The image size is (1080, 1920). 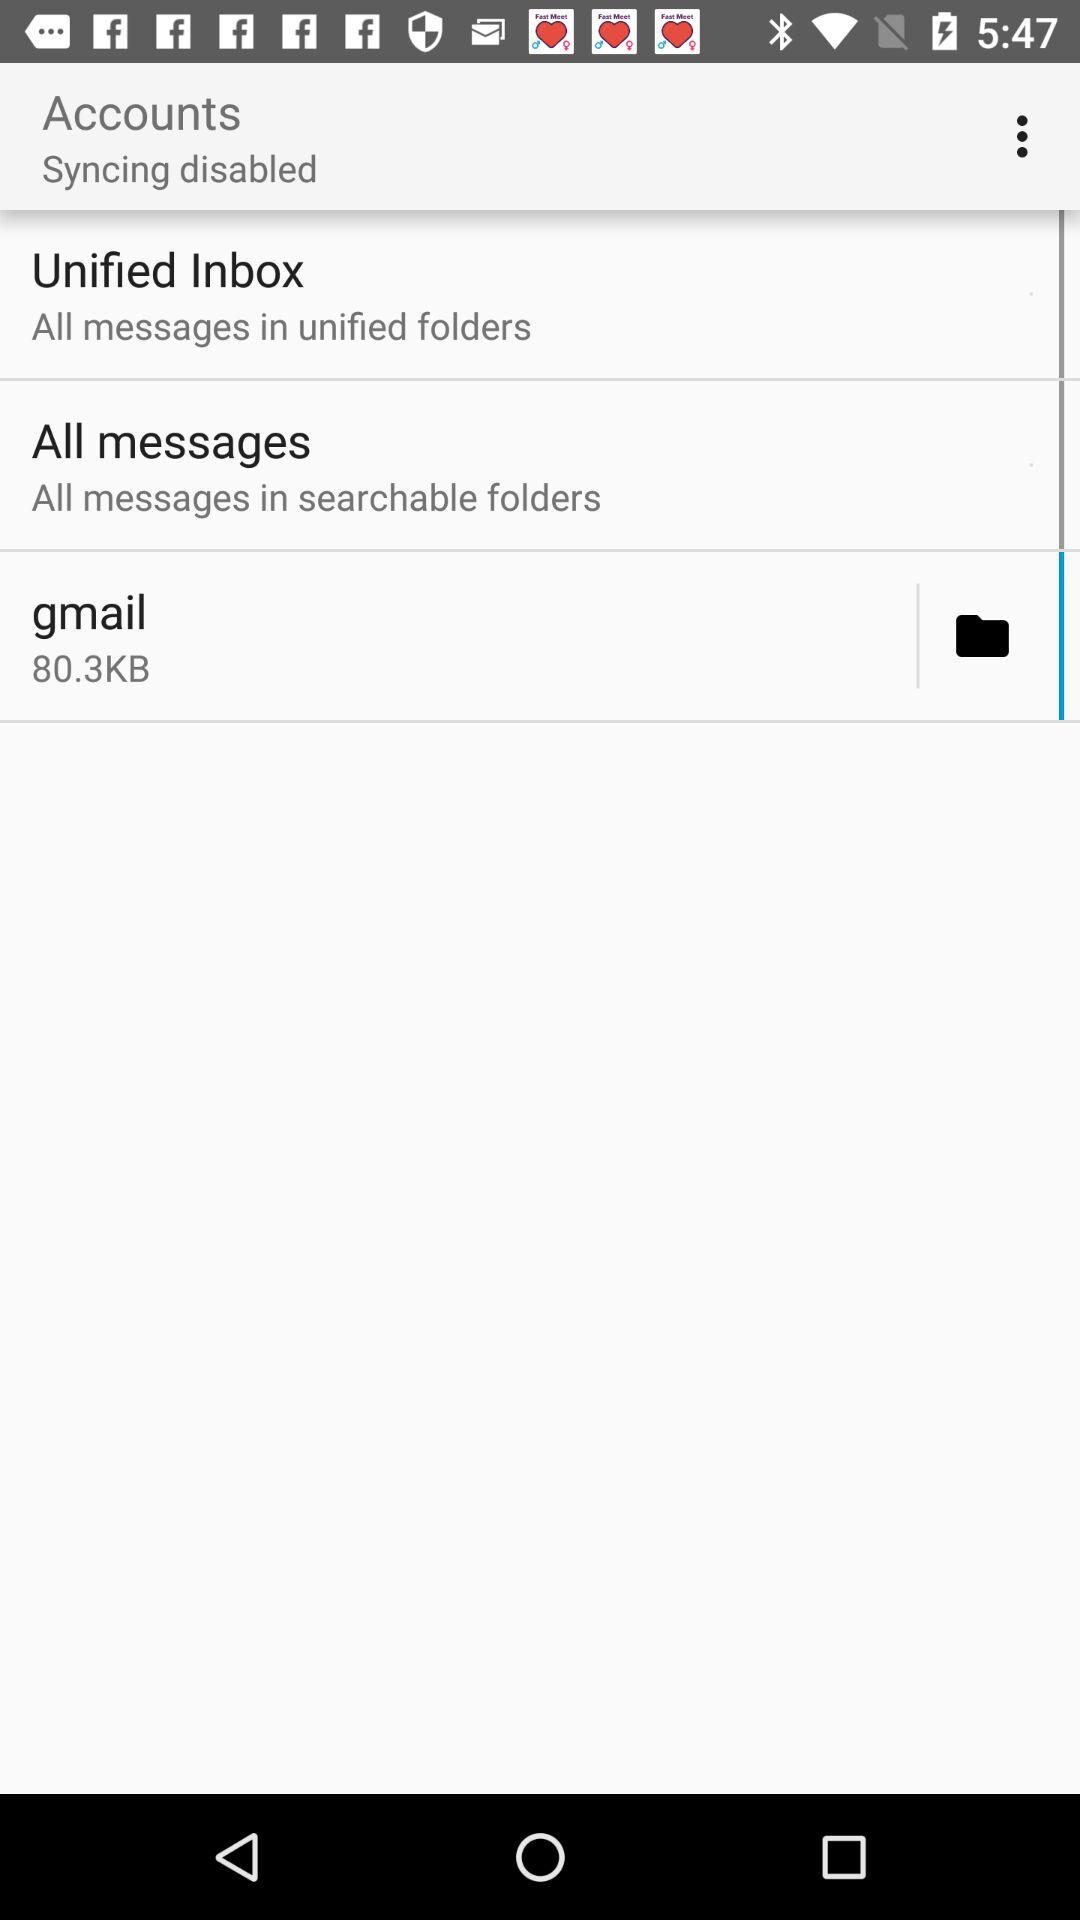 What do you see at coordinates (468, 667) in the screenshot?
I see `the item at the center` at bounding box center [468, 667].